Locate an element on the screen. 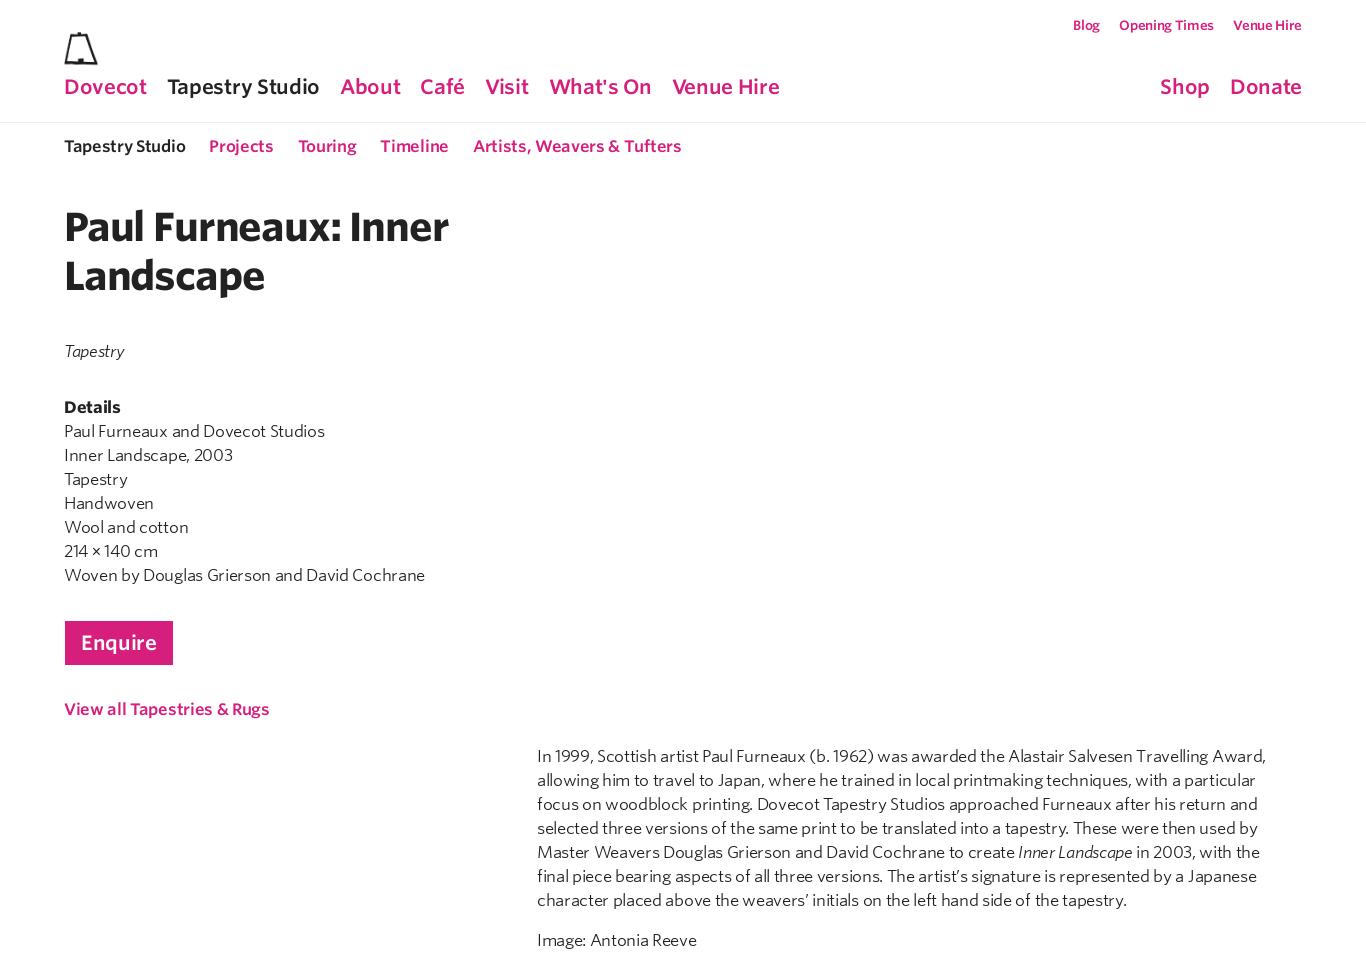 The image size is (1366, 955). 'Registered Office' is located at coordinates (739, 716).